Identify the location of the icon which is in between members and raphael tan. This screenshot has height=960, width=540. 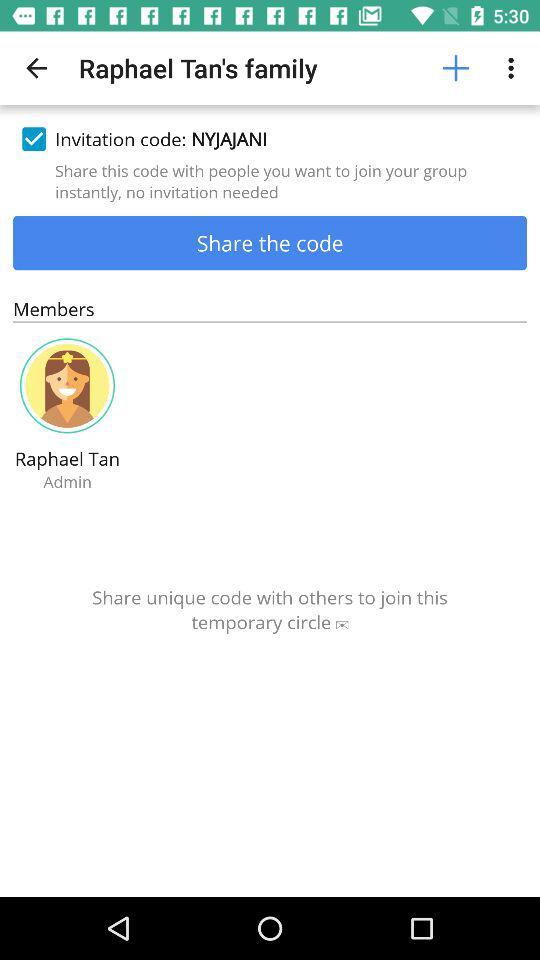
(67, 385).